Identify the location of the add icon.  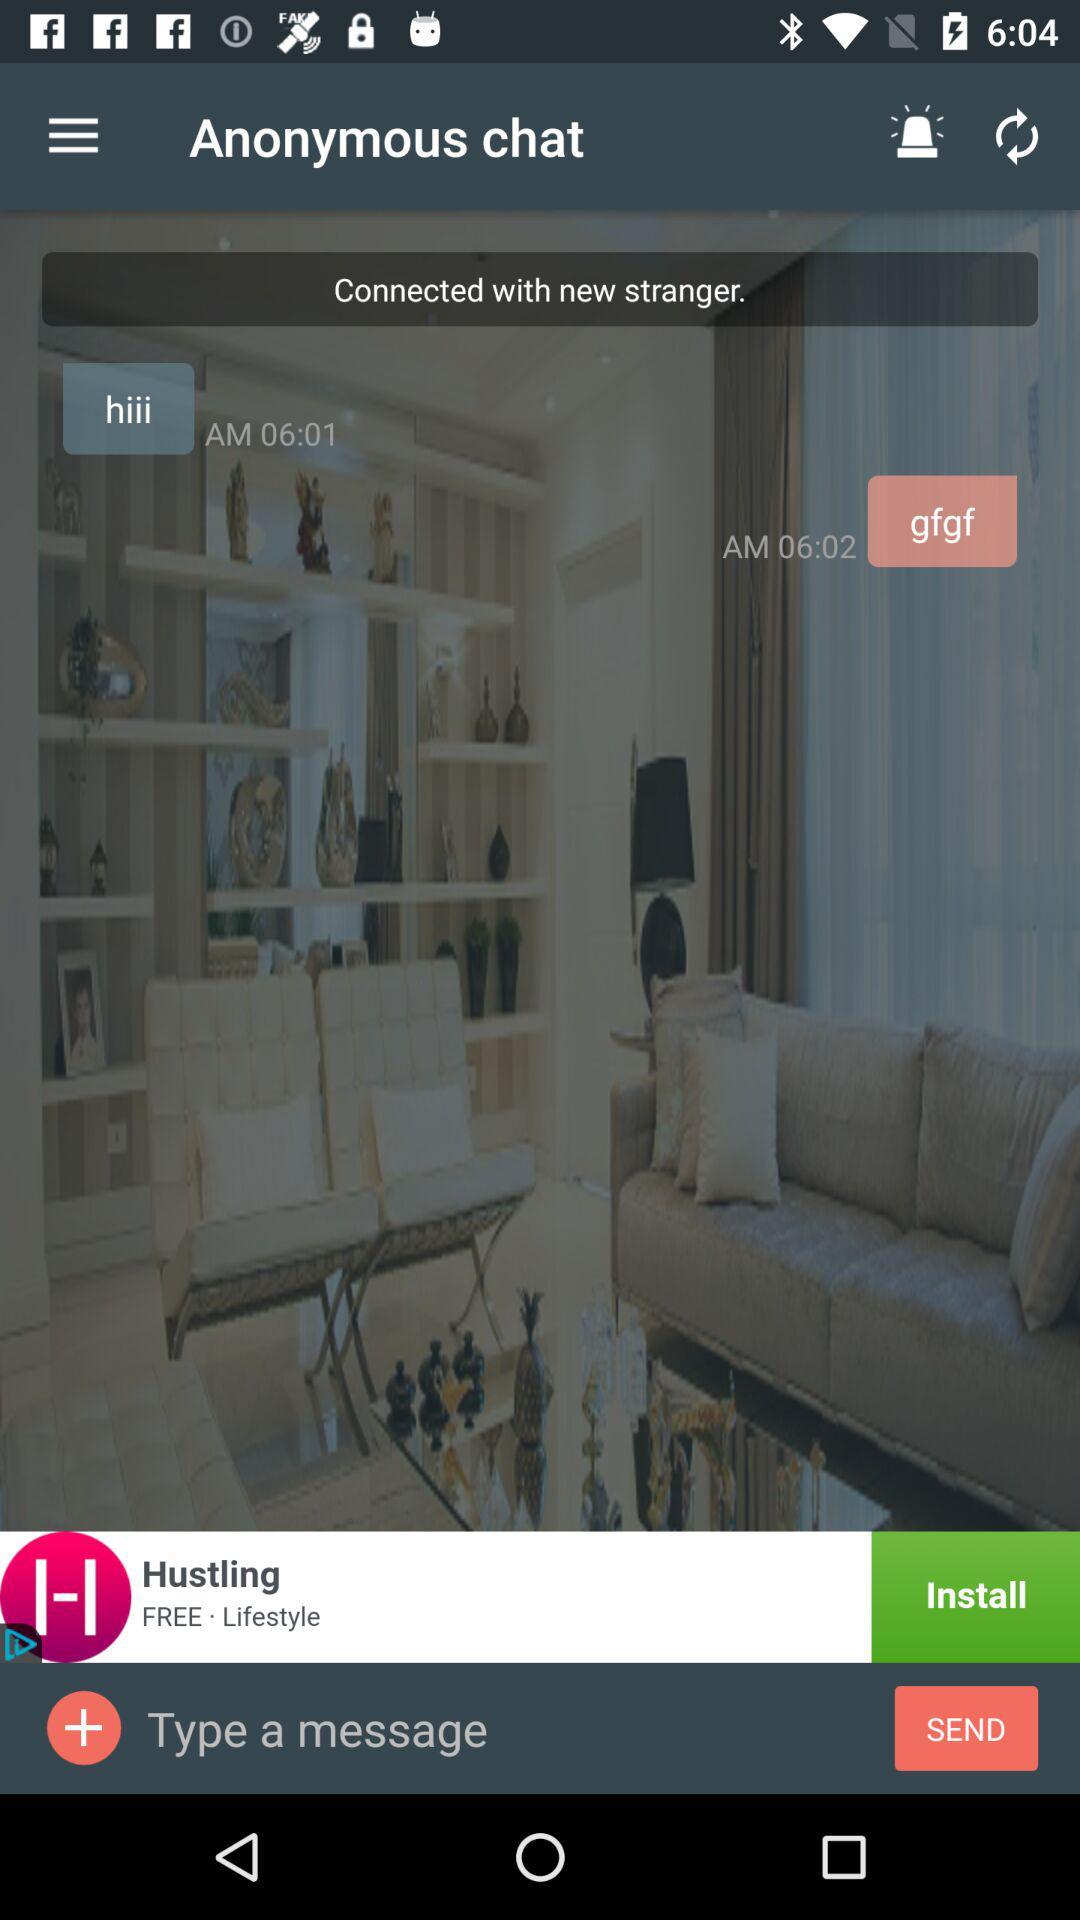
(83, 1727).